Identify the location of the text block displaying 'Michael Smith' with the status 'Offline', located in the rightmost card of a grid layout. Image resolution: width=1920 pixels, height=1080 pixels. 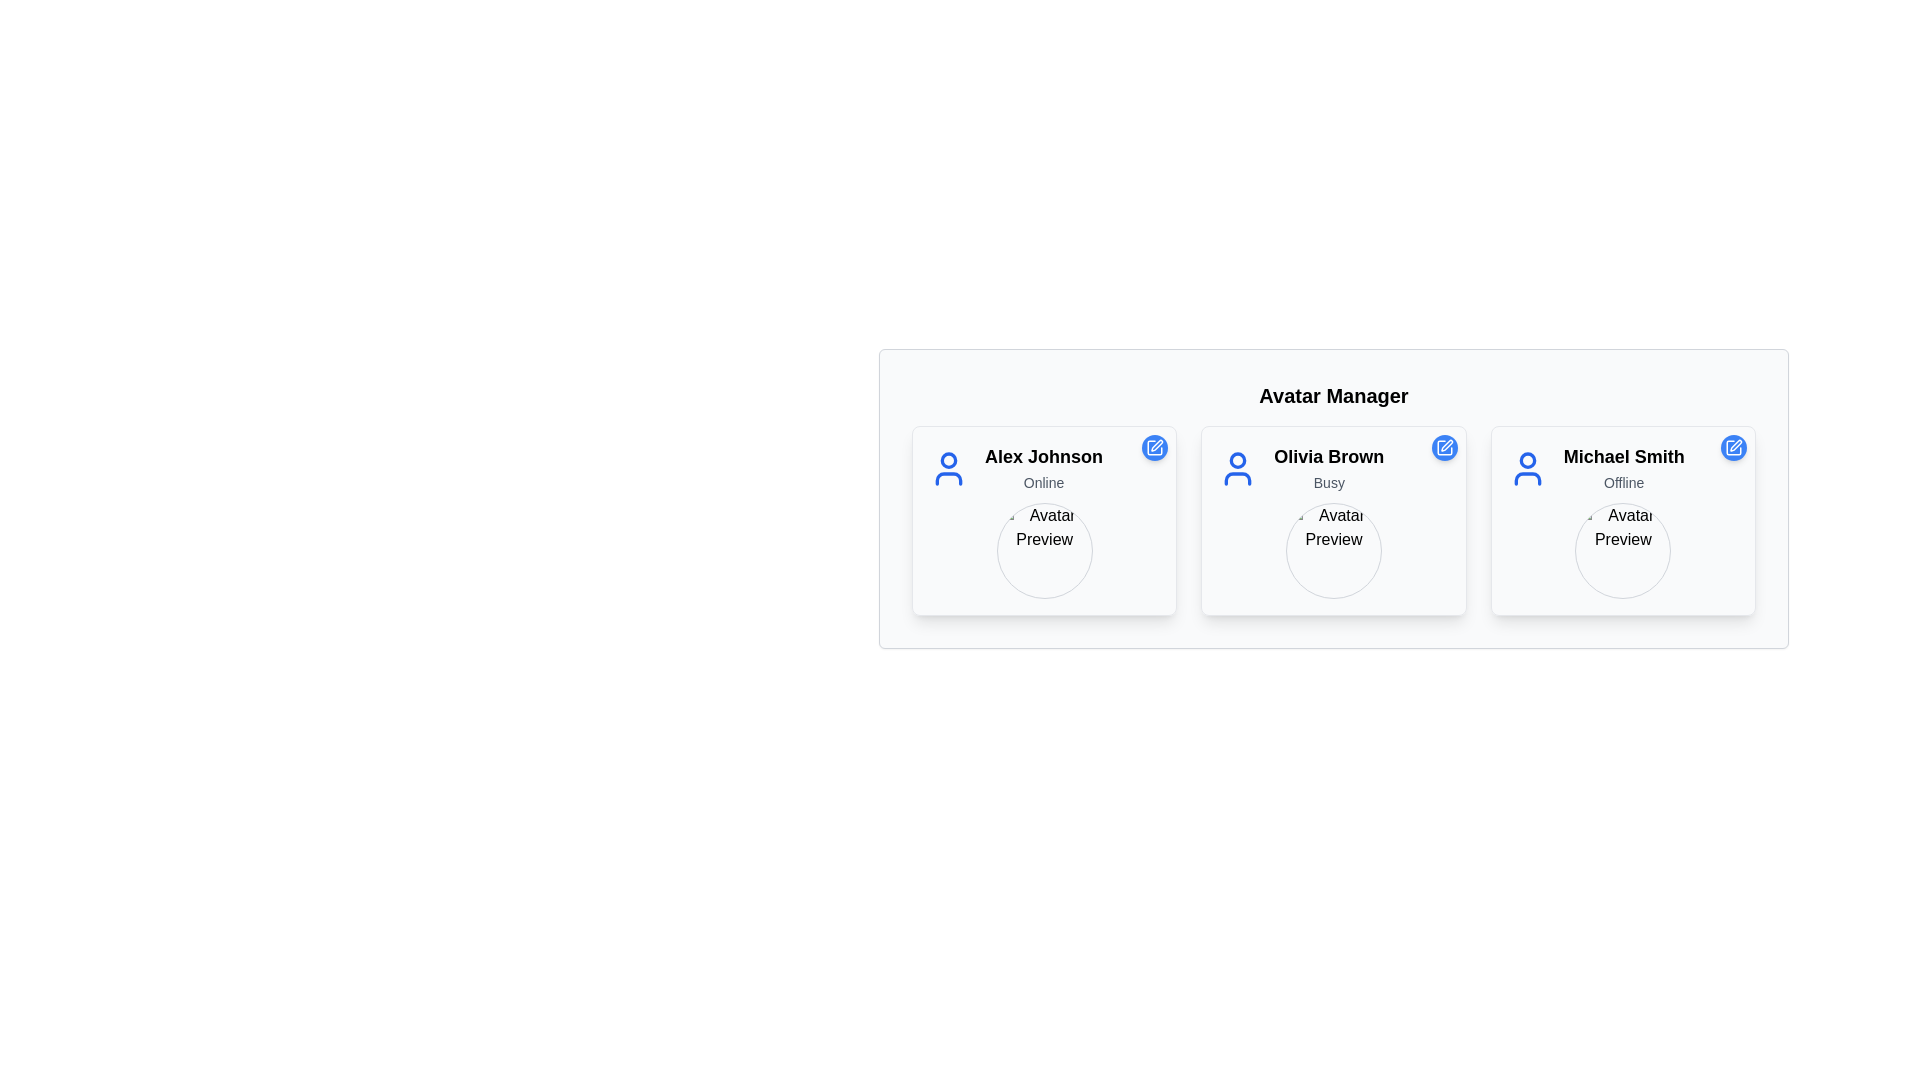
(1624, 469).